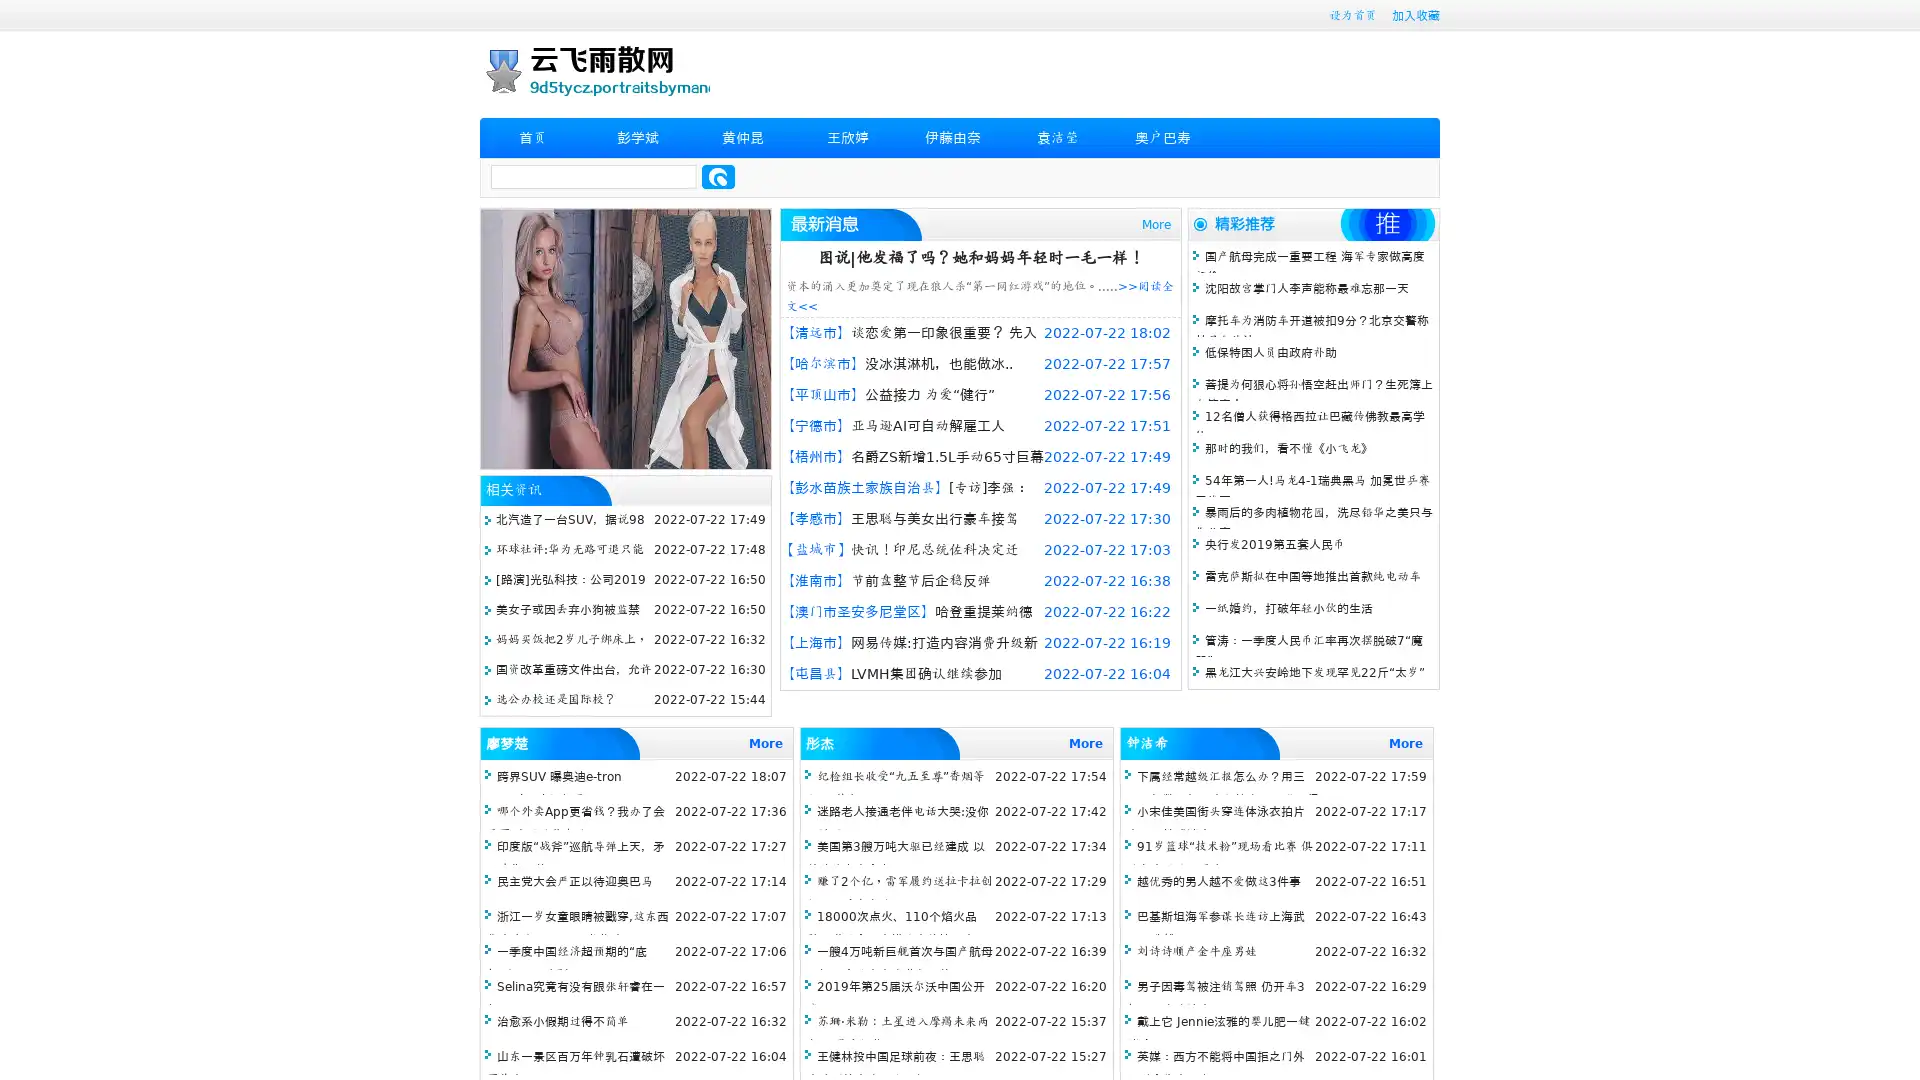  What do you see at coordinates (718, 176) in the screenshot?
I see `Search` at bounding box center [718, 176].